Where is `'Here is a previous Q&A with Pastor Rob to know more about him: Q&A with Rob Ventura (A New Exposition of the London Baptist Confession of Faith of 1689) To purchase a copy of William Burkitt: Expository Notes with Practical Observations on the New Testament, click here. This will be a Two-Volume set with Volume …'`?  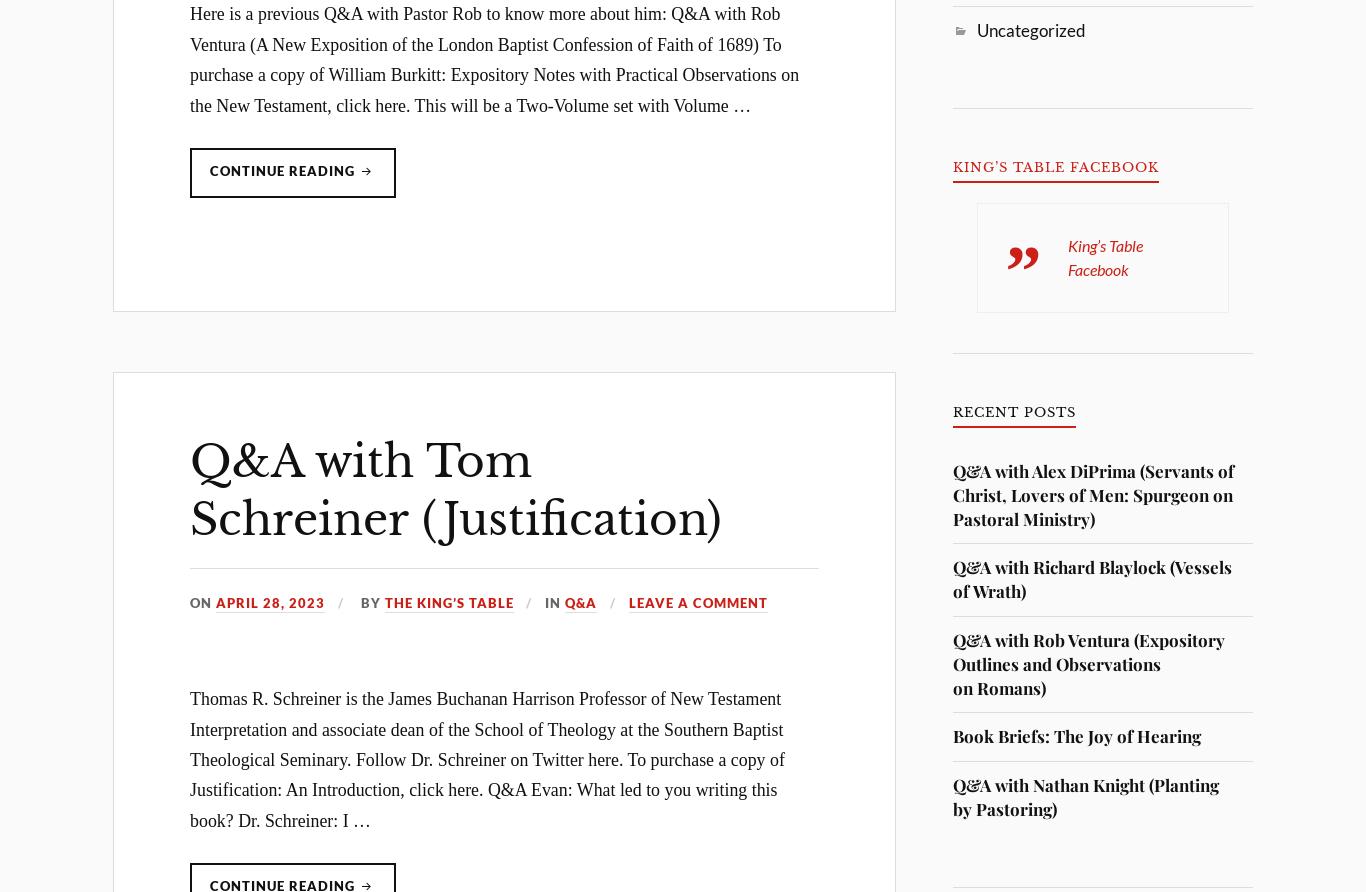
'Here is a previous Q&A with Pastor Rob to know more about him: Q&A with Rob Ventura (A New Exposition of the London Baptist Confession of Faith of 1689) To purchase a copy of William Burkitt: Expository Notes with Practical Observations on the New Testament, click here. This will be a Two-Volume set with Volume …' is located at coordinates (189, 59).